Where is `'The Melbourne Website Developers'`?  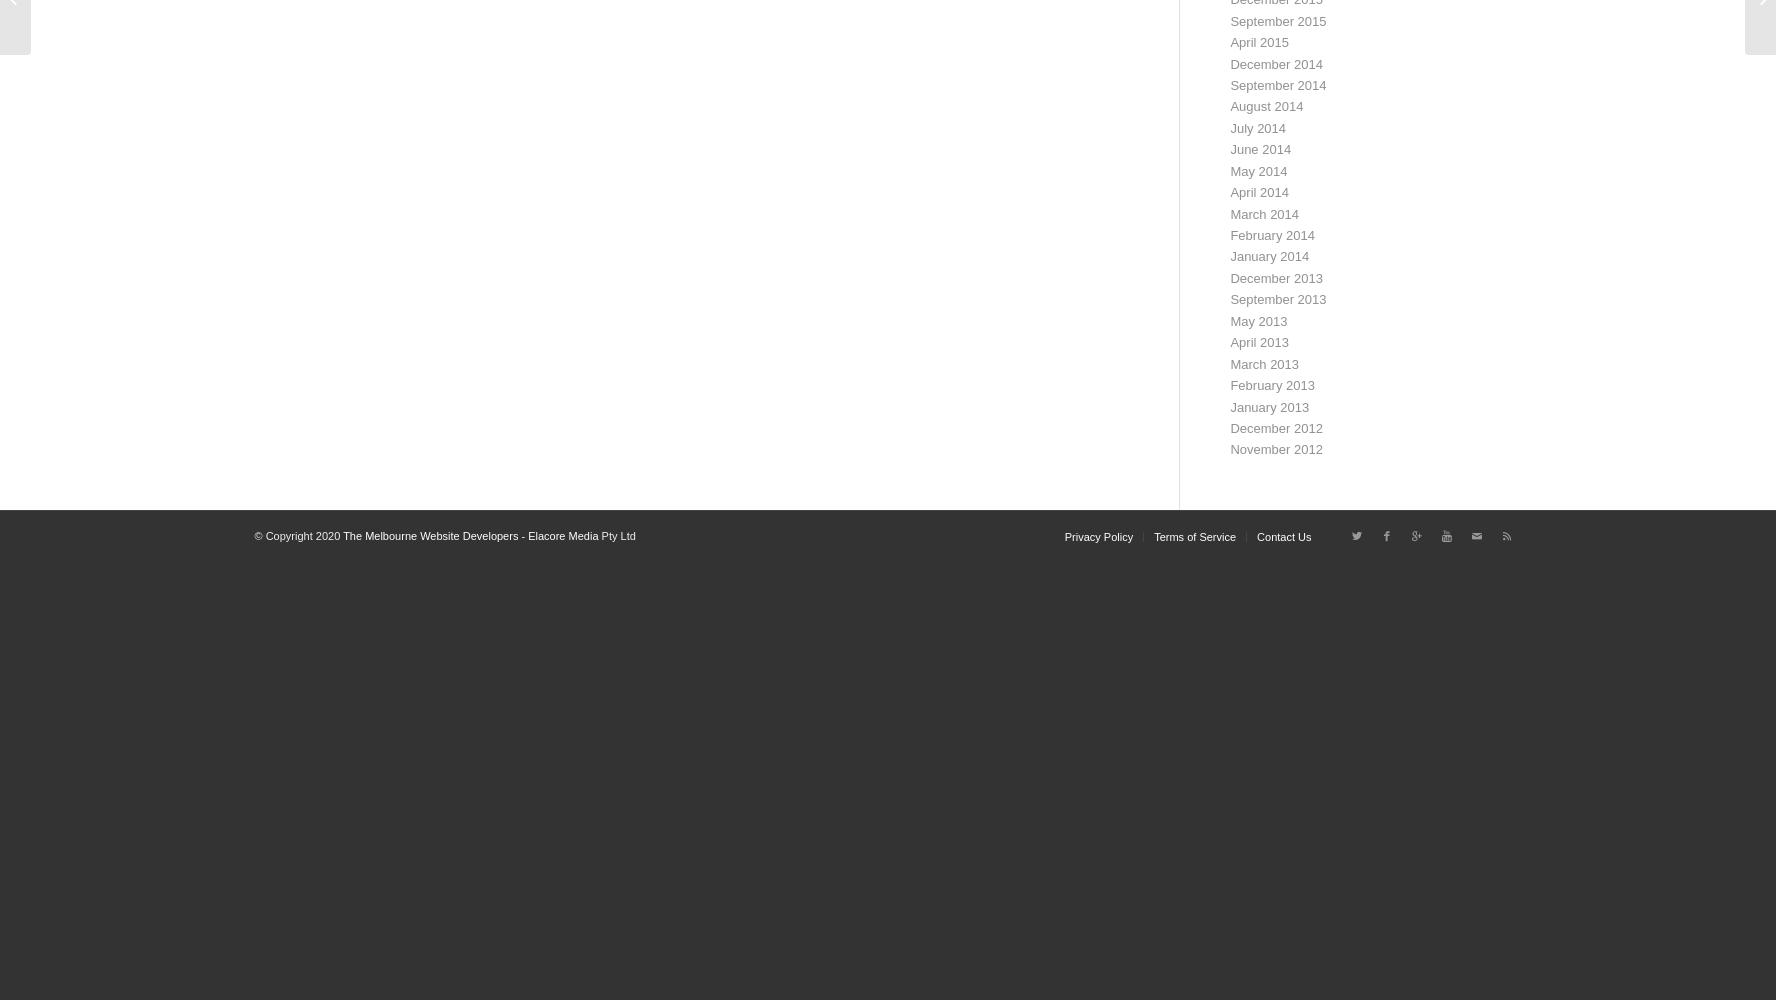 'The Melbourne Website Developers' is located at coordinates (341, 535).